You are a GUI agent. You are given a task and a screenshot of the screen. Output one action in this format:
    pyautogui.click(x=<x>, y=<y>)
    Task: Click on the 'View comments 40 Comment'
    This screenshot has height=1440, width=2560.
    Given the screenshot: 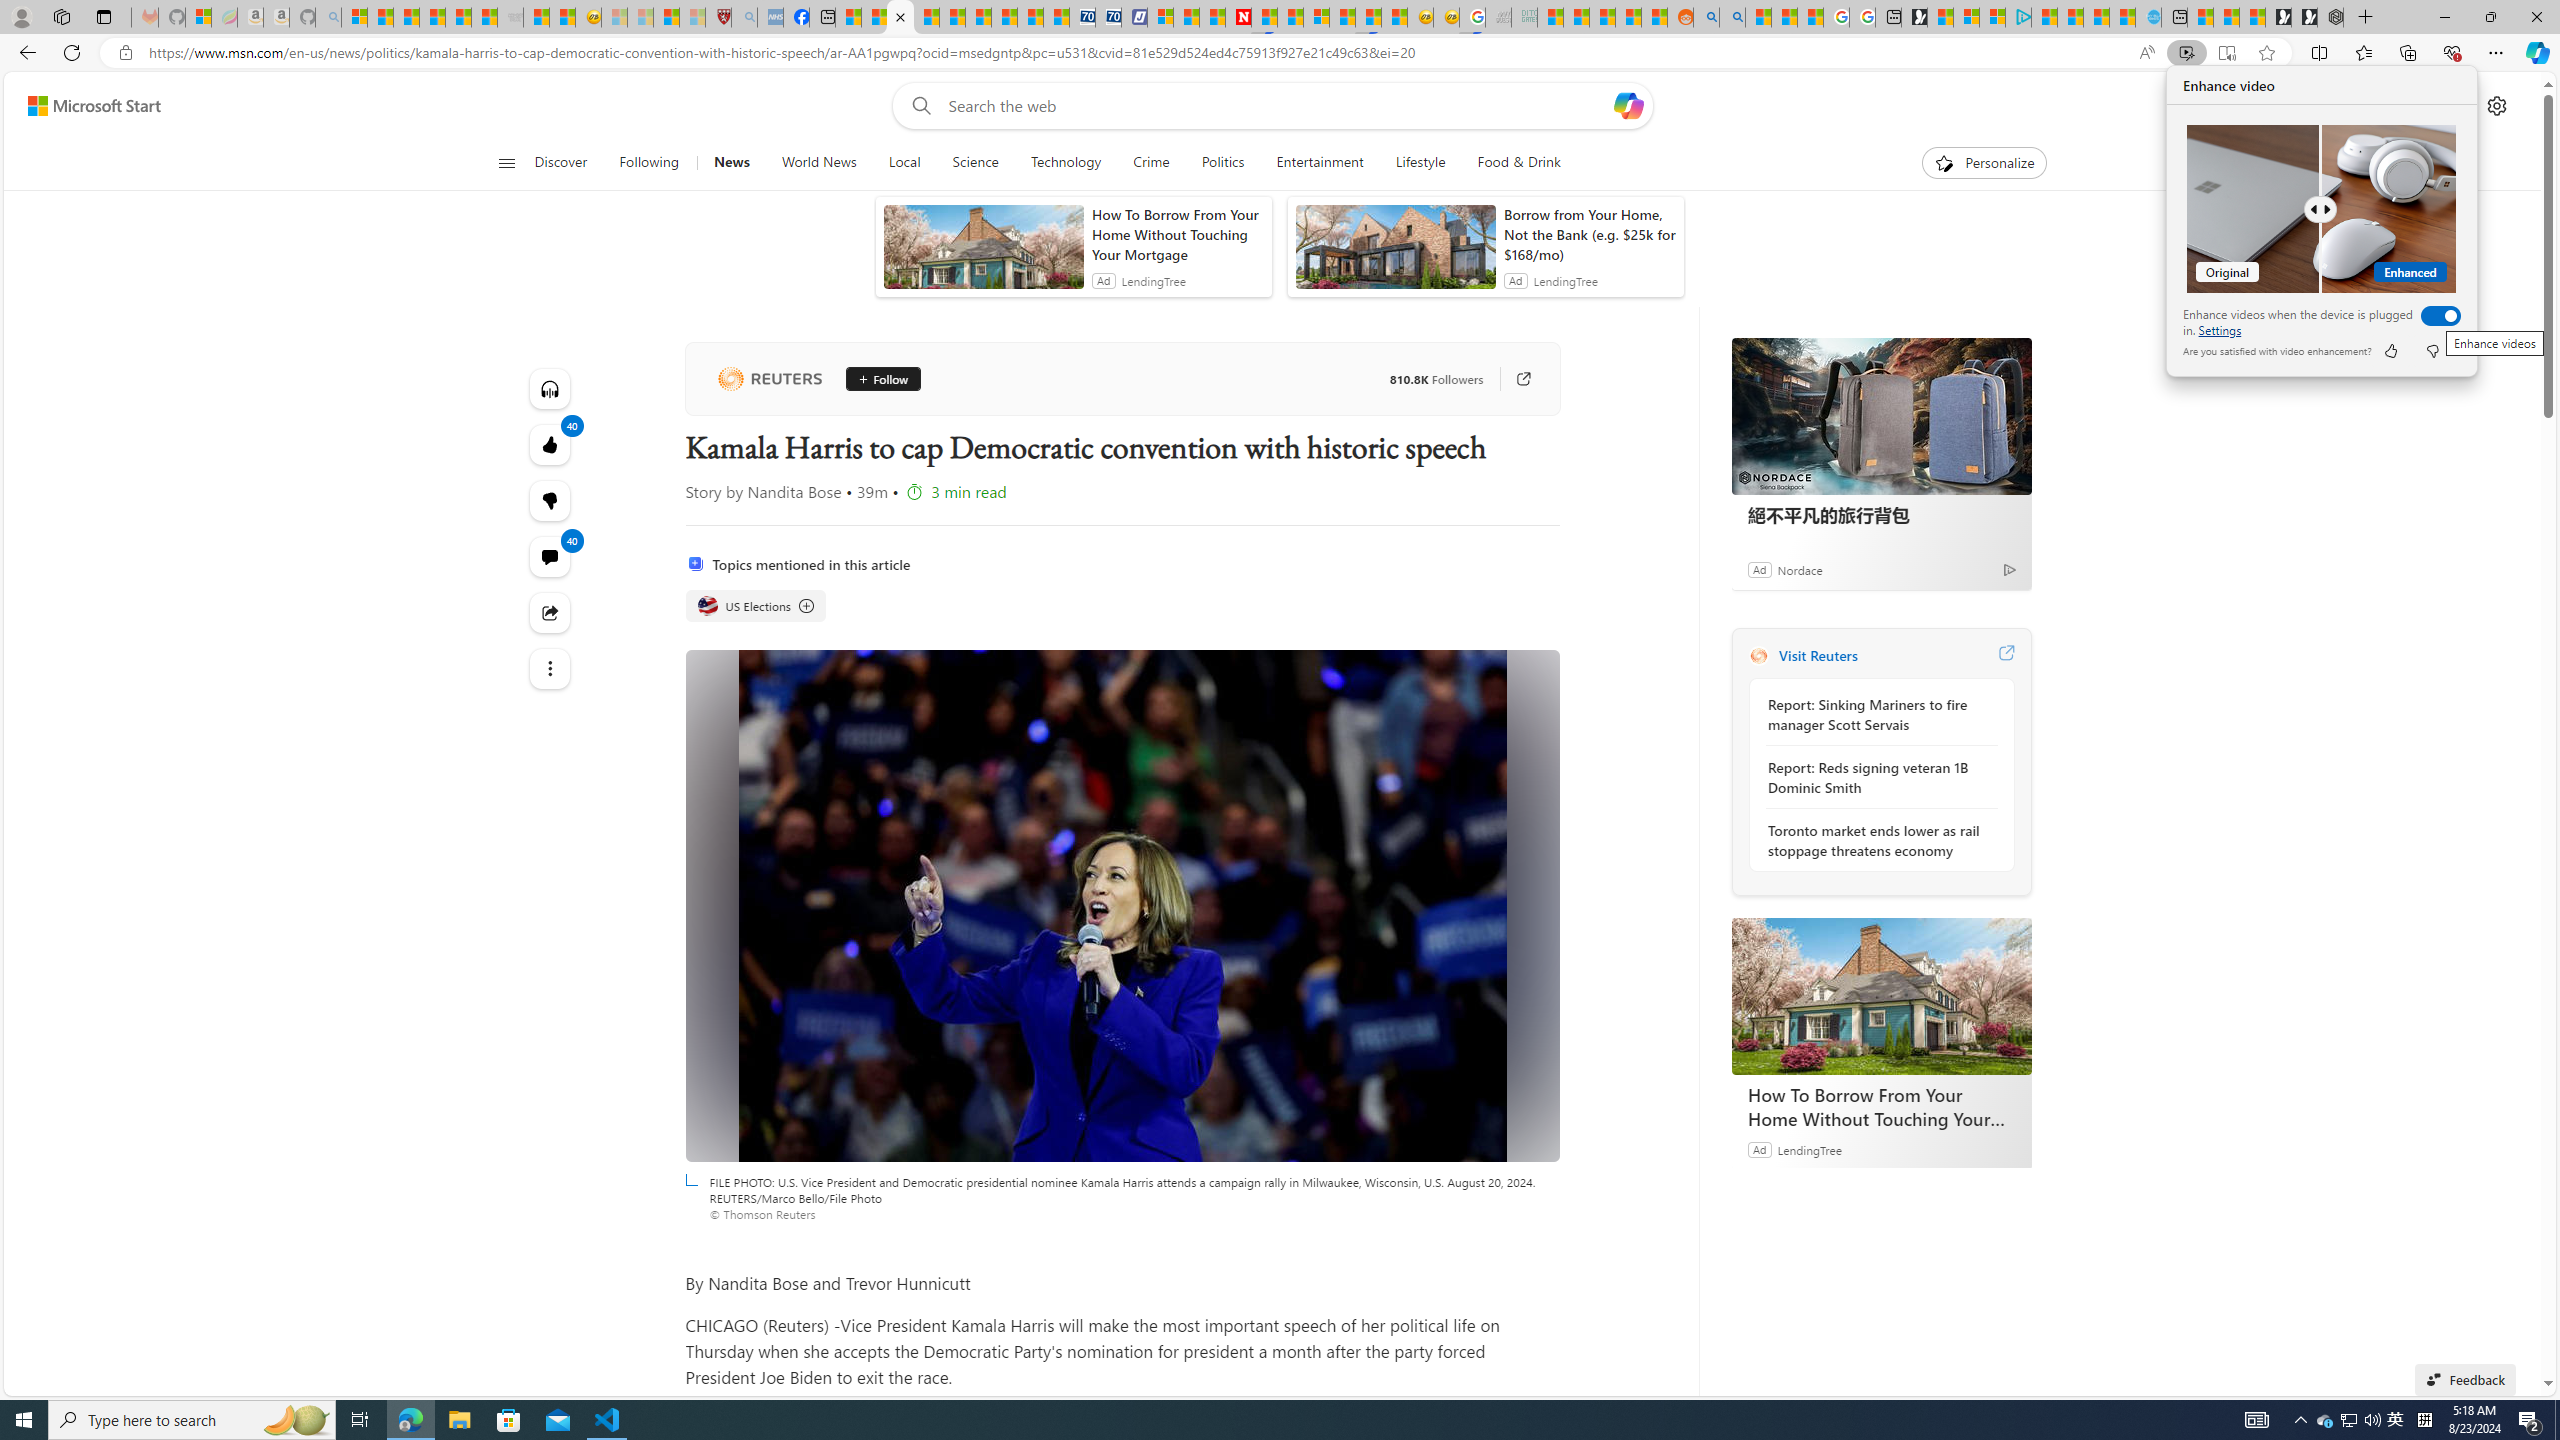 What is the action you would take?
    pyautogui.click(x=550, y=556)
    